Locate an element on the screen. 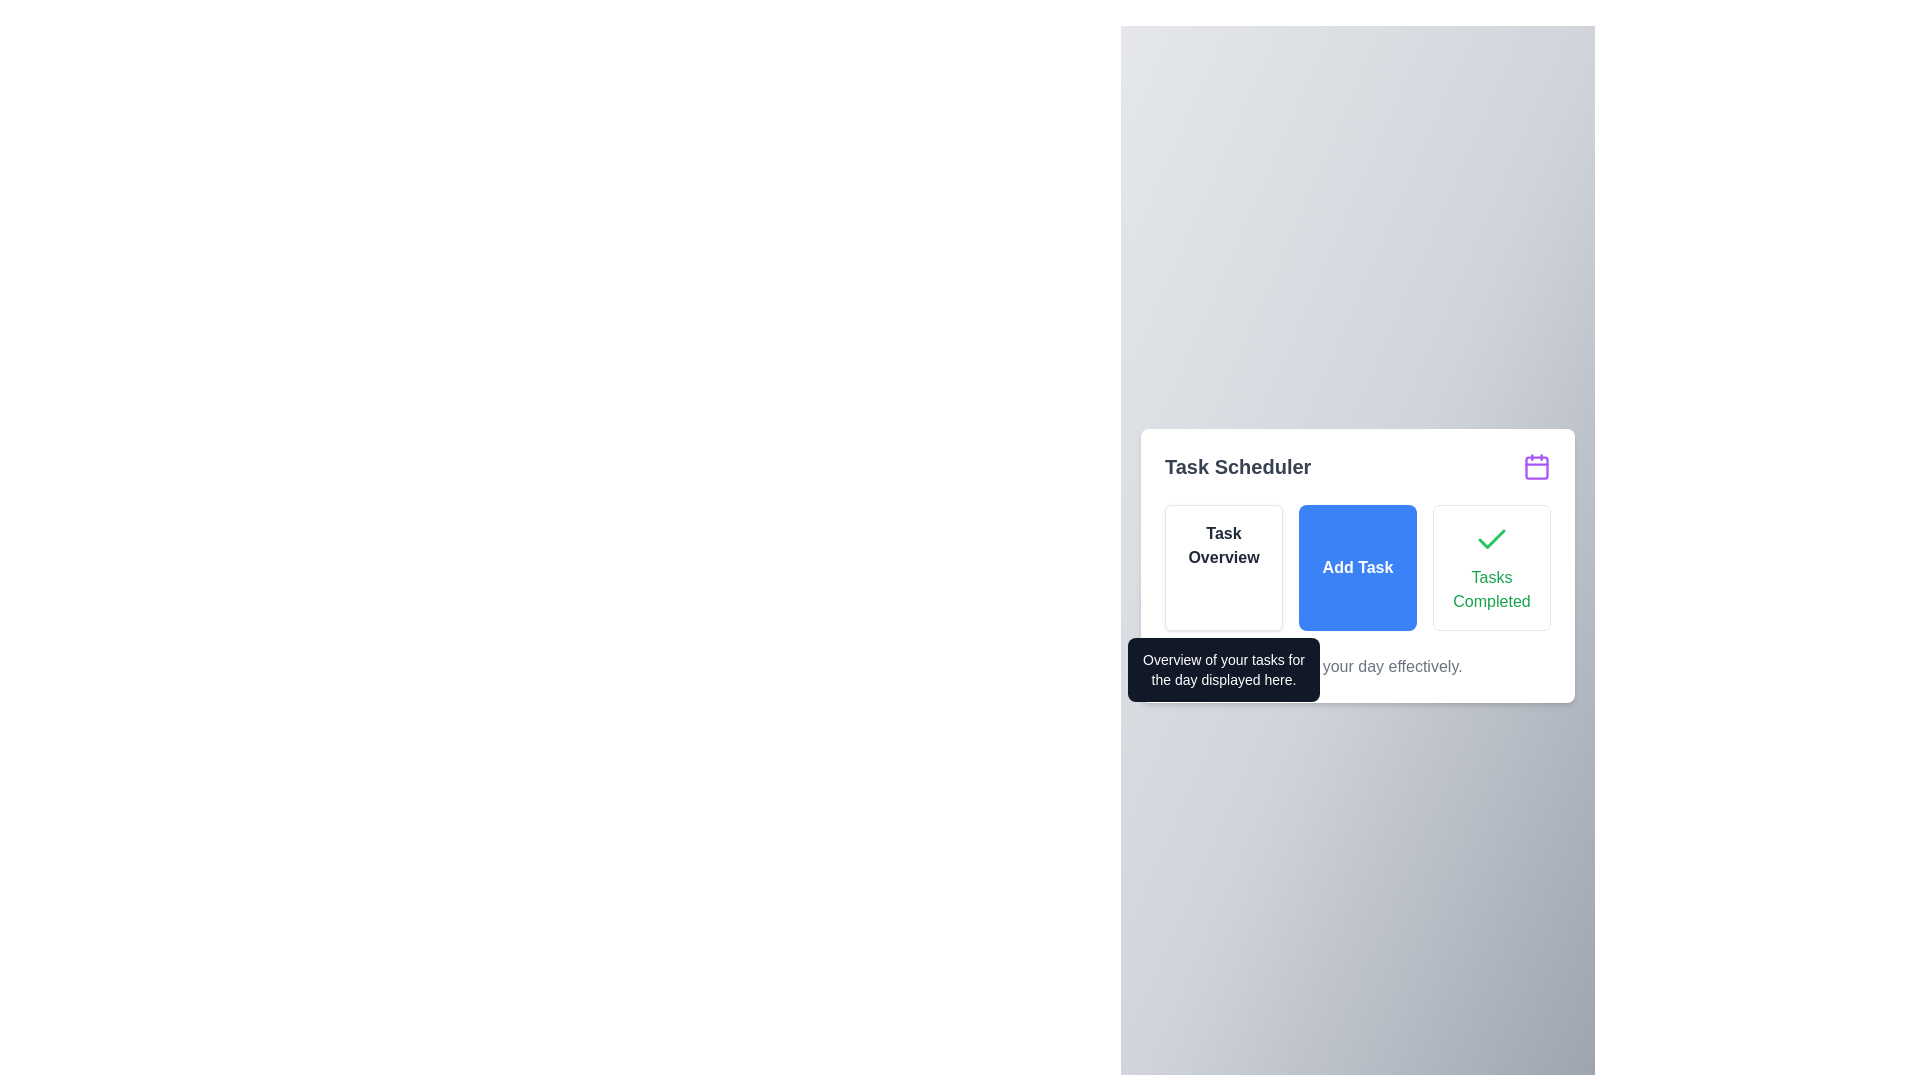 This screenshot has width=1920, height=1080. the 'Add Task' button is located at coordinates (1358, 567).